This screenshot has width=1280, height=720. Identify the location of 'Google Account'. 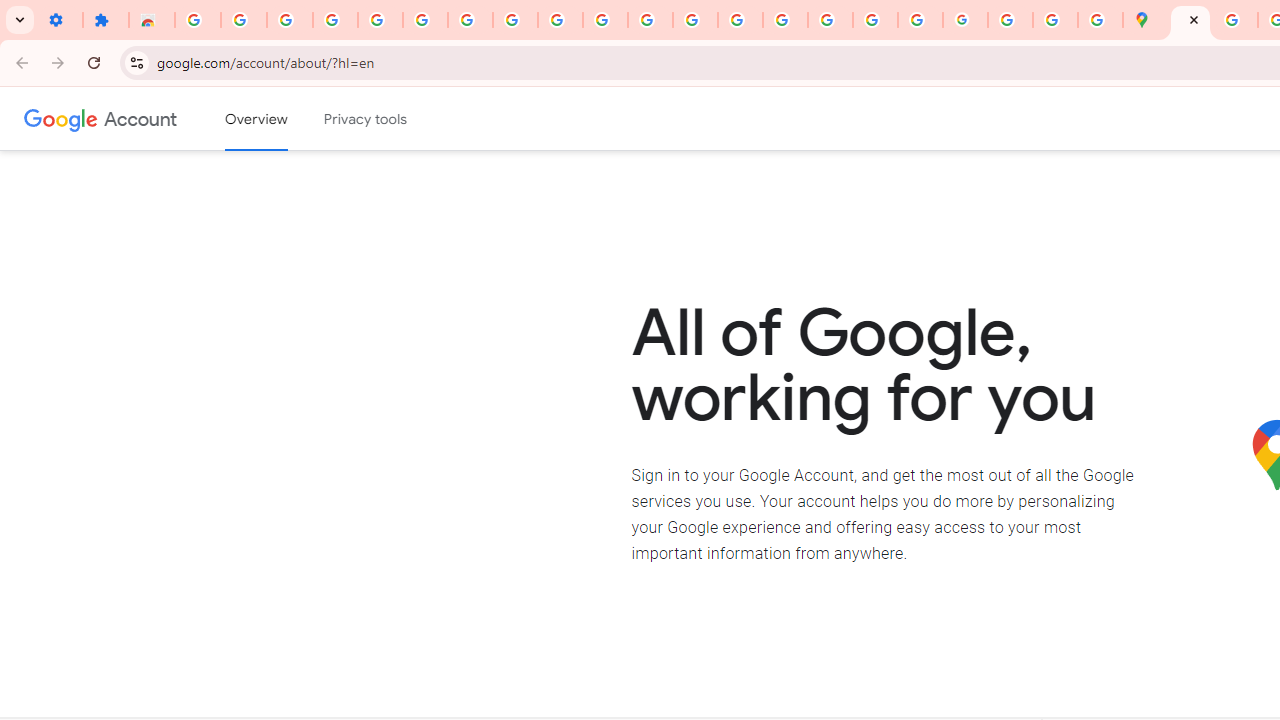
(139, 118).